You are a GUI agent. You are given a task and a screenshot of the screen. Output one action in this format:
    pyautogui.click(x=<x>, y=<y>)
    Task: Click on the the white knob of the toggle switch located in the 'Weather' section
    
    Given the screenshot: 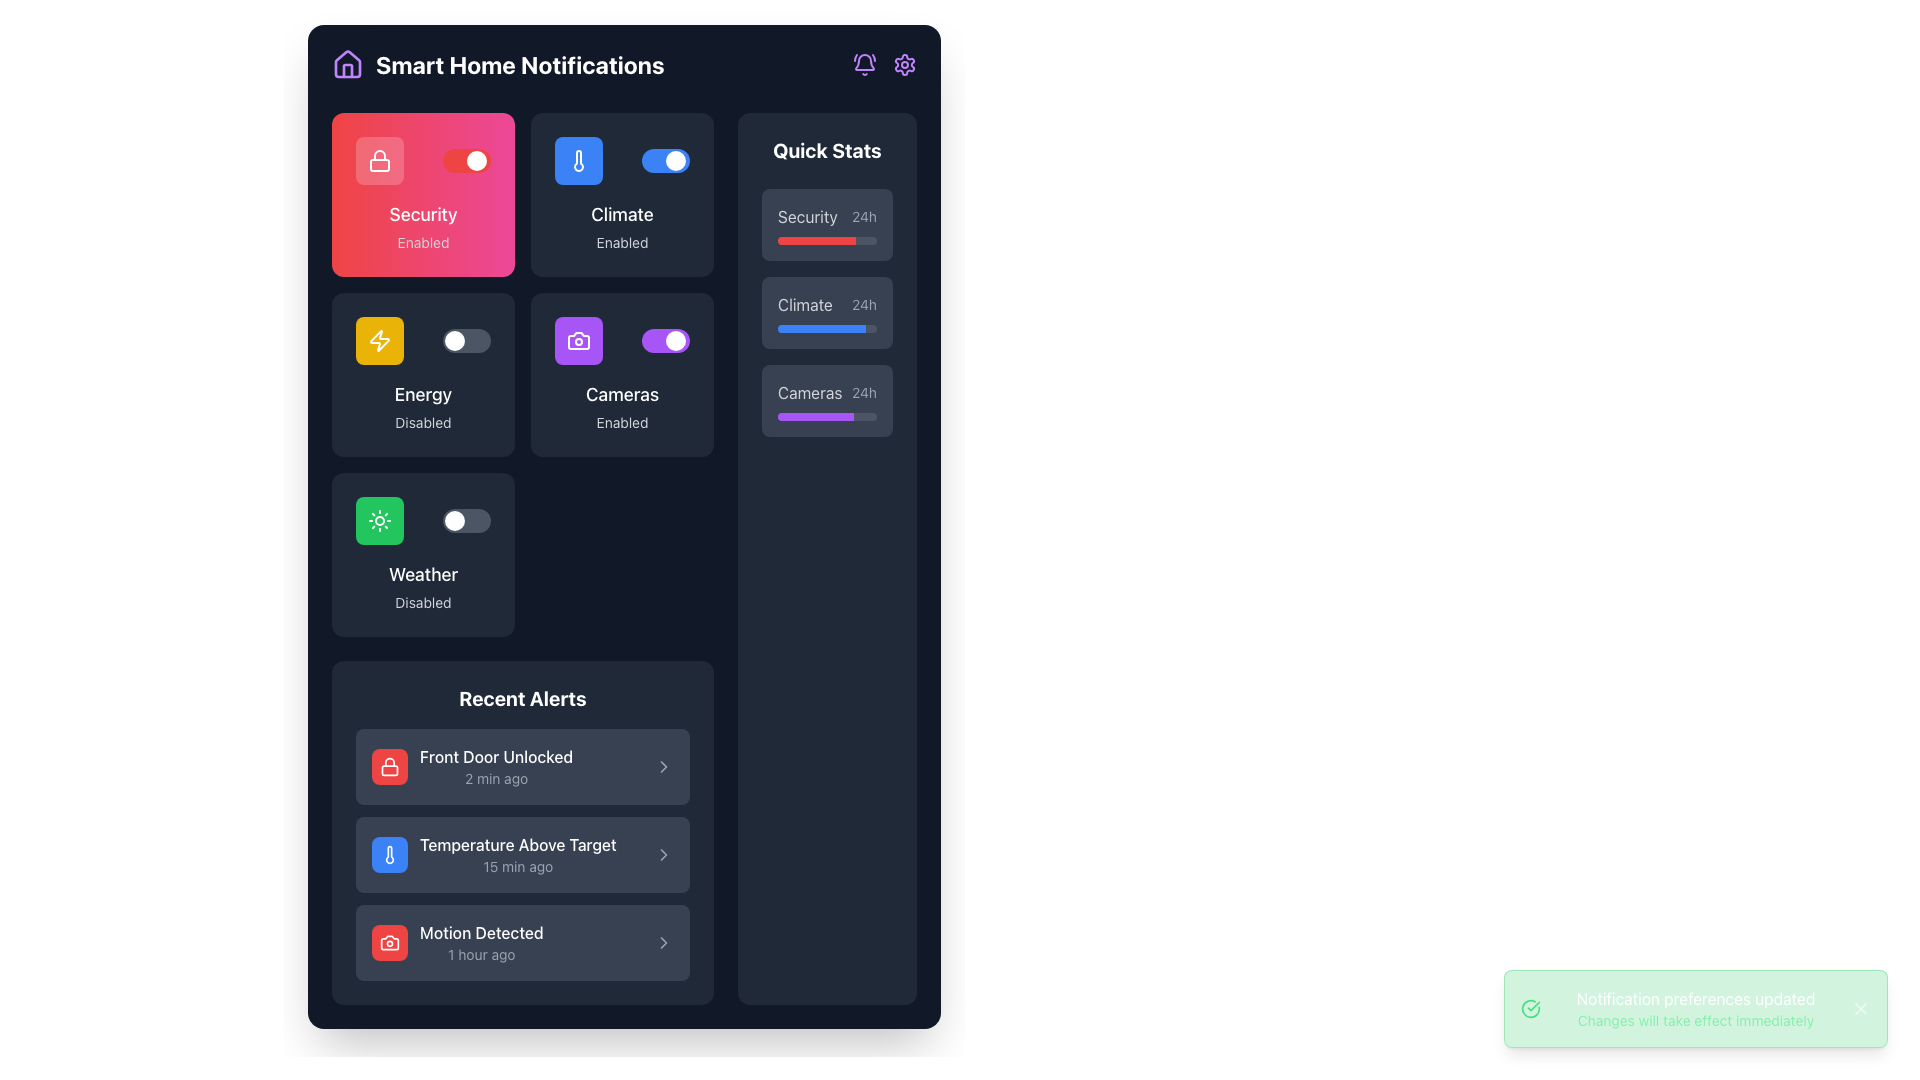 What is the action you would take?
    pyautogui.click(x=465, y=519)
    